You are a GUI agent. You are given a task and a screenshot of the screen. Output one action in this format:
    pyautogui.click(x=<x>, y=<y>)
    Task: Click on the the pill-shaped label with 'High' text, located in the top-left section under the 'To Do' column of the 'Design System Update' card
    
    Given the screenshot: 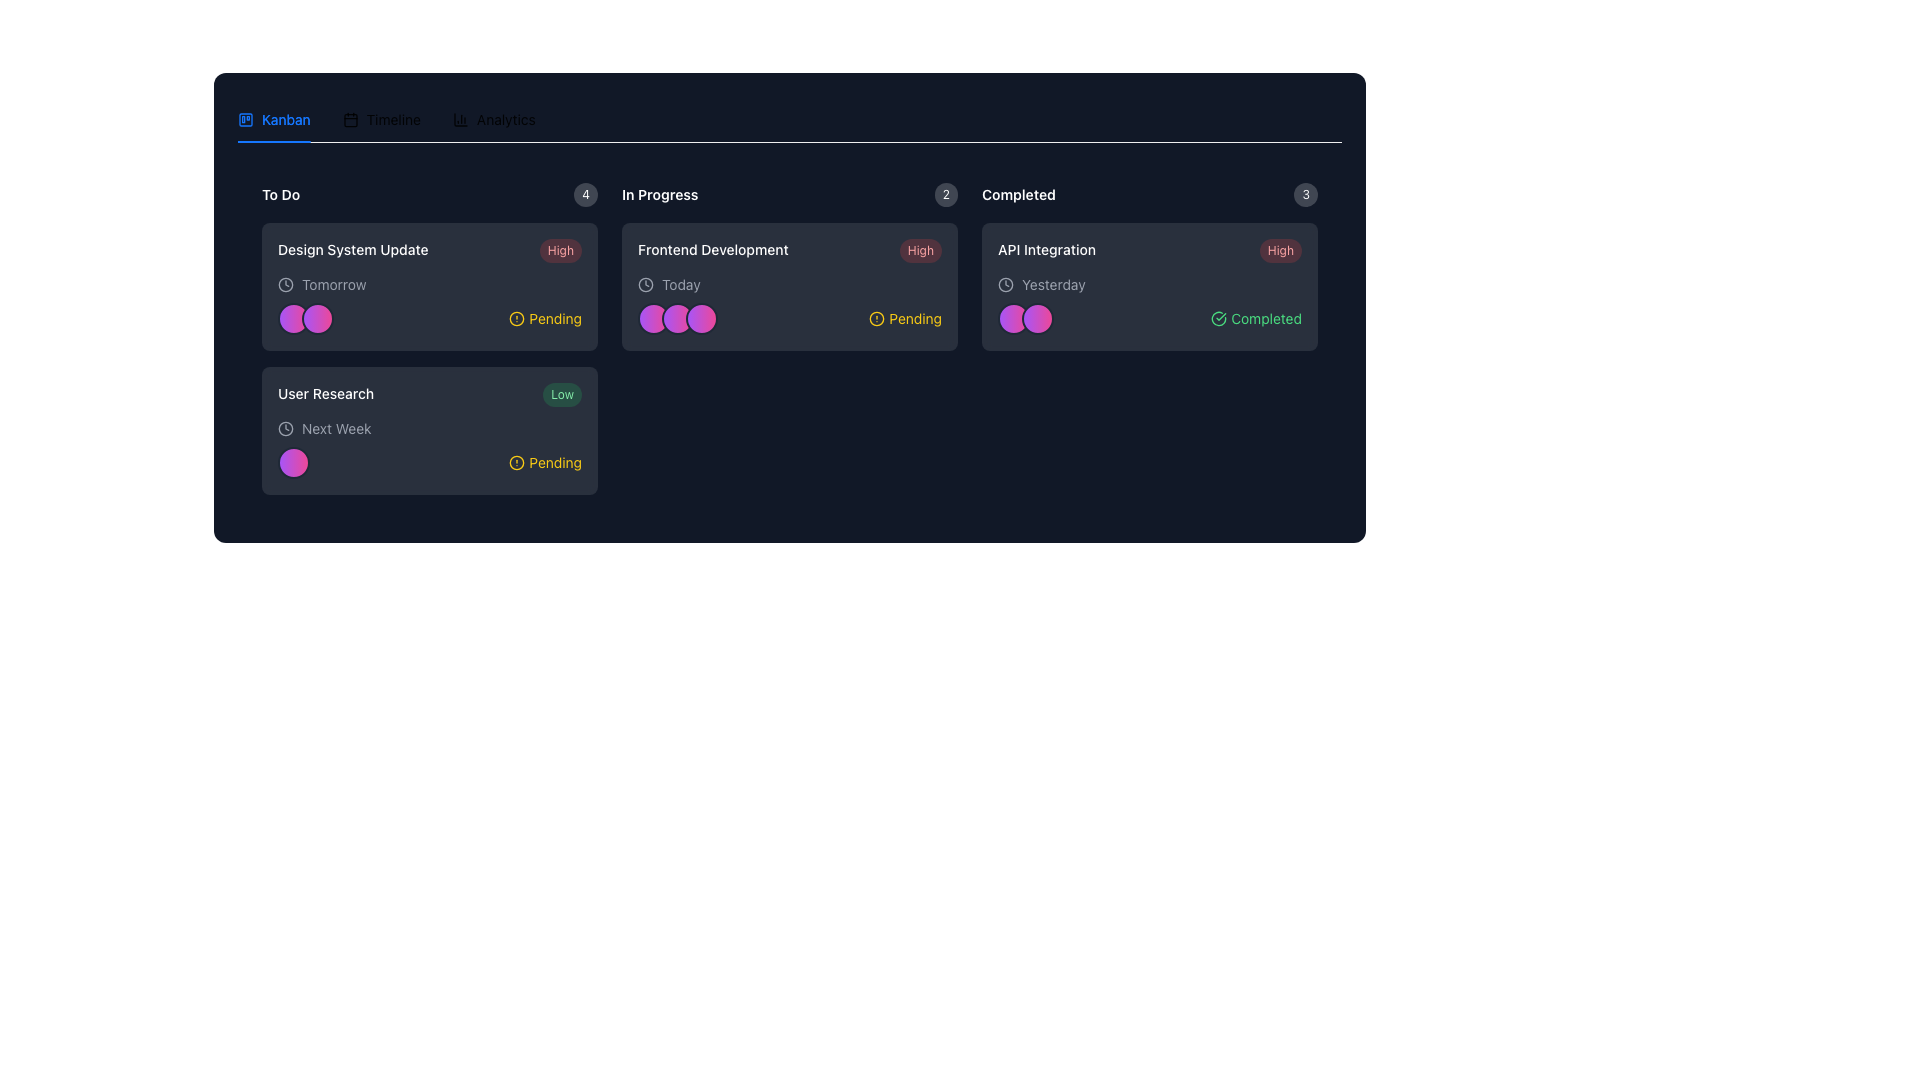 What is the action you would take?
    pyautogui.click(x=560, y=249)
    